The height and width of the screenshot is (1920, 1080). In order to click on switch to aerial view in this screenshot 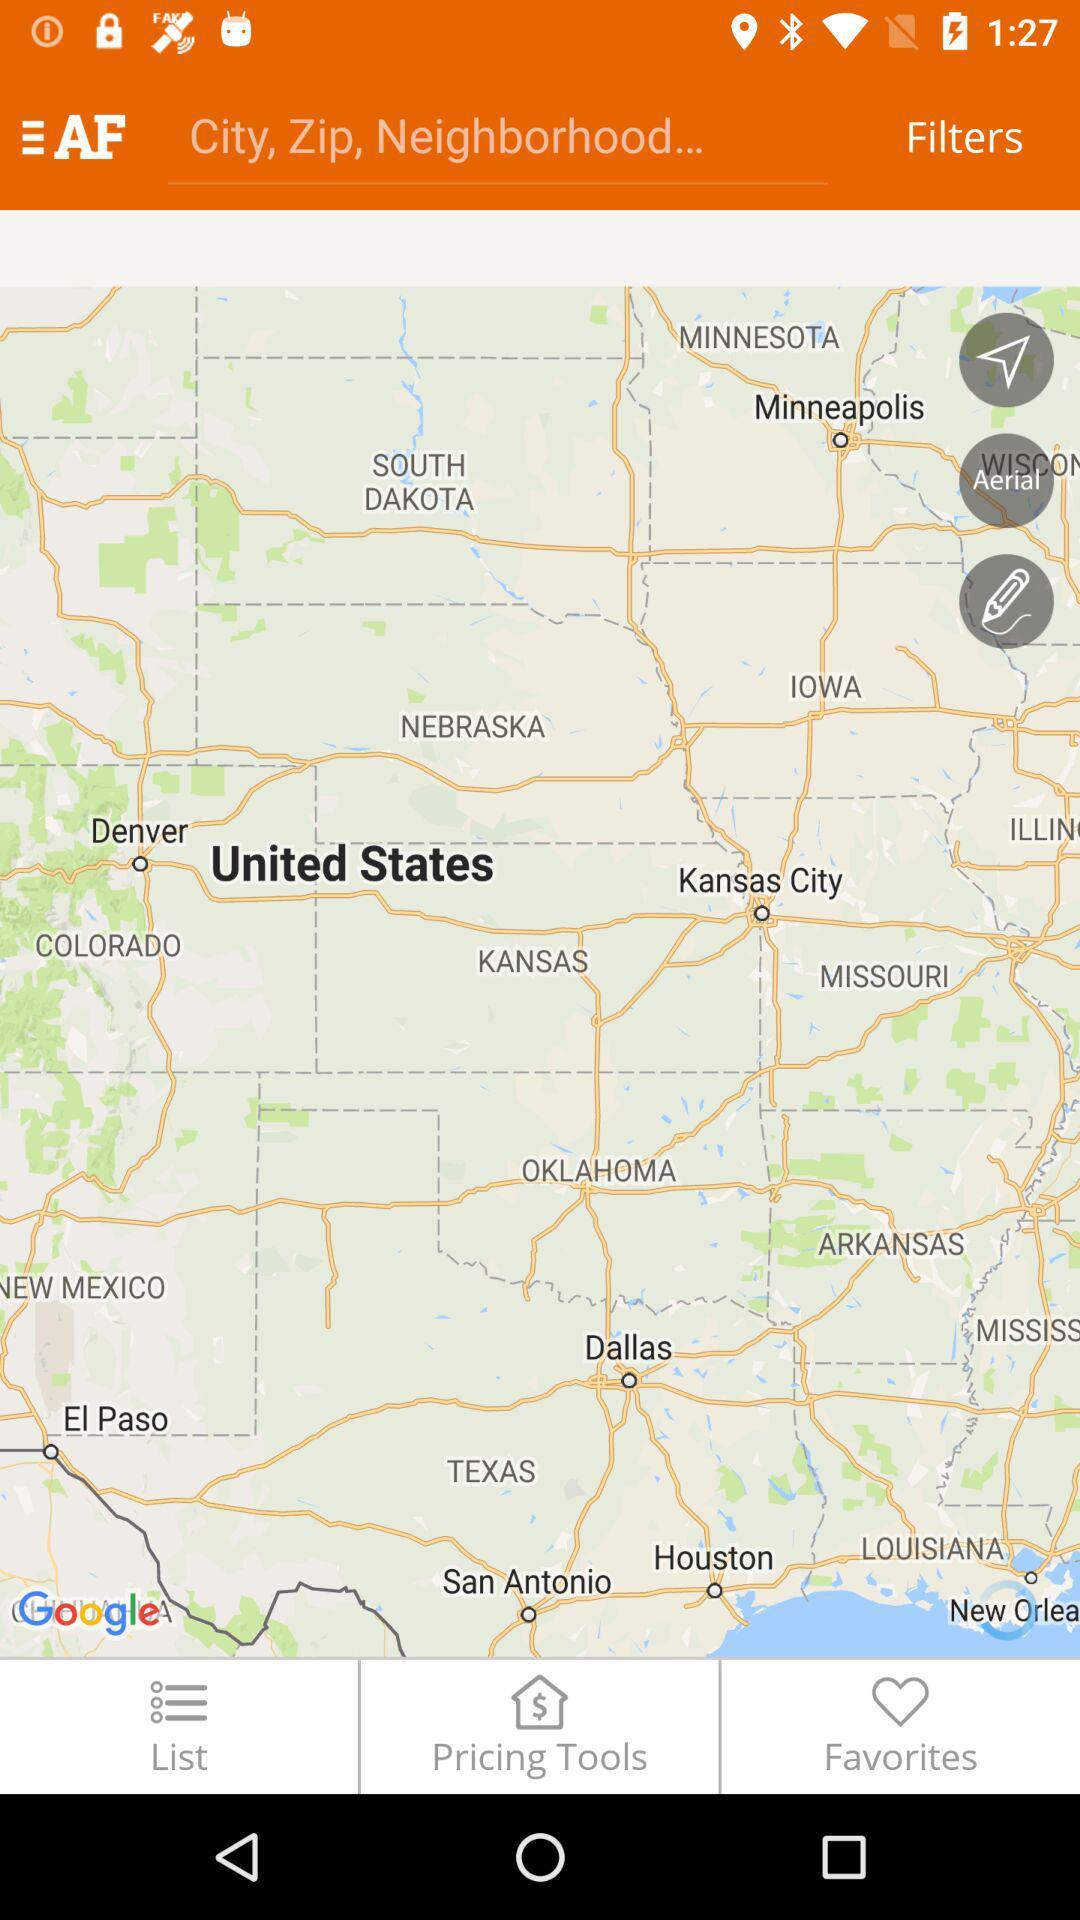, I will do `click(1006, 480)`.